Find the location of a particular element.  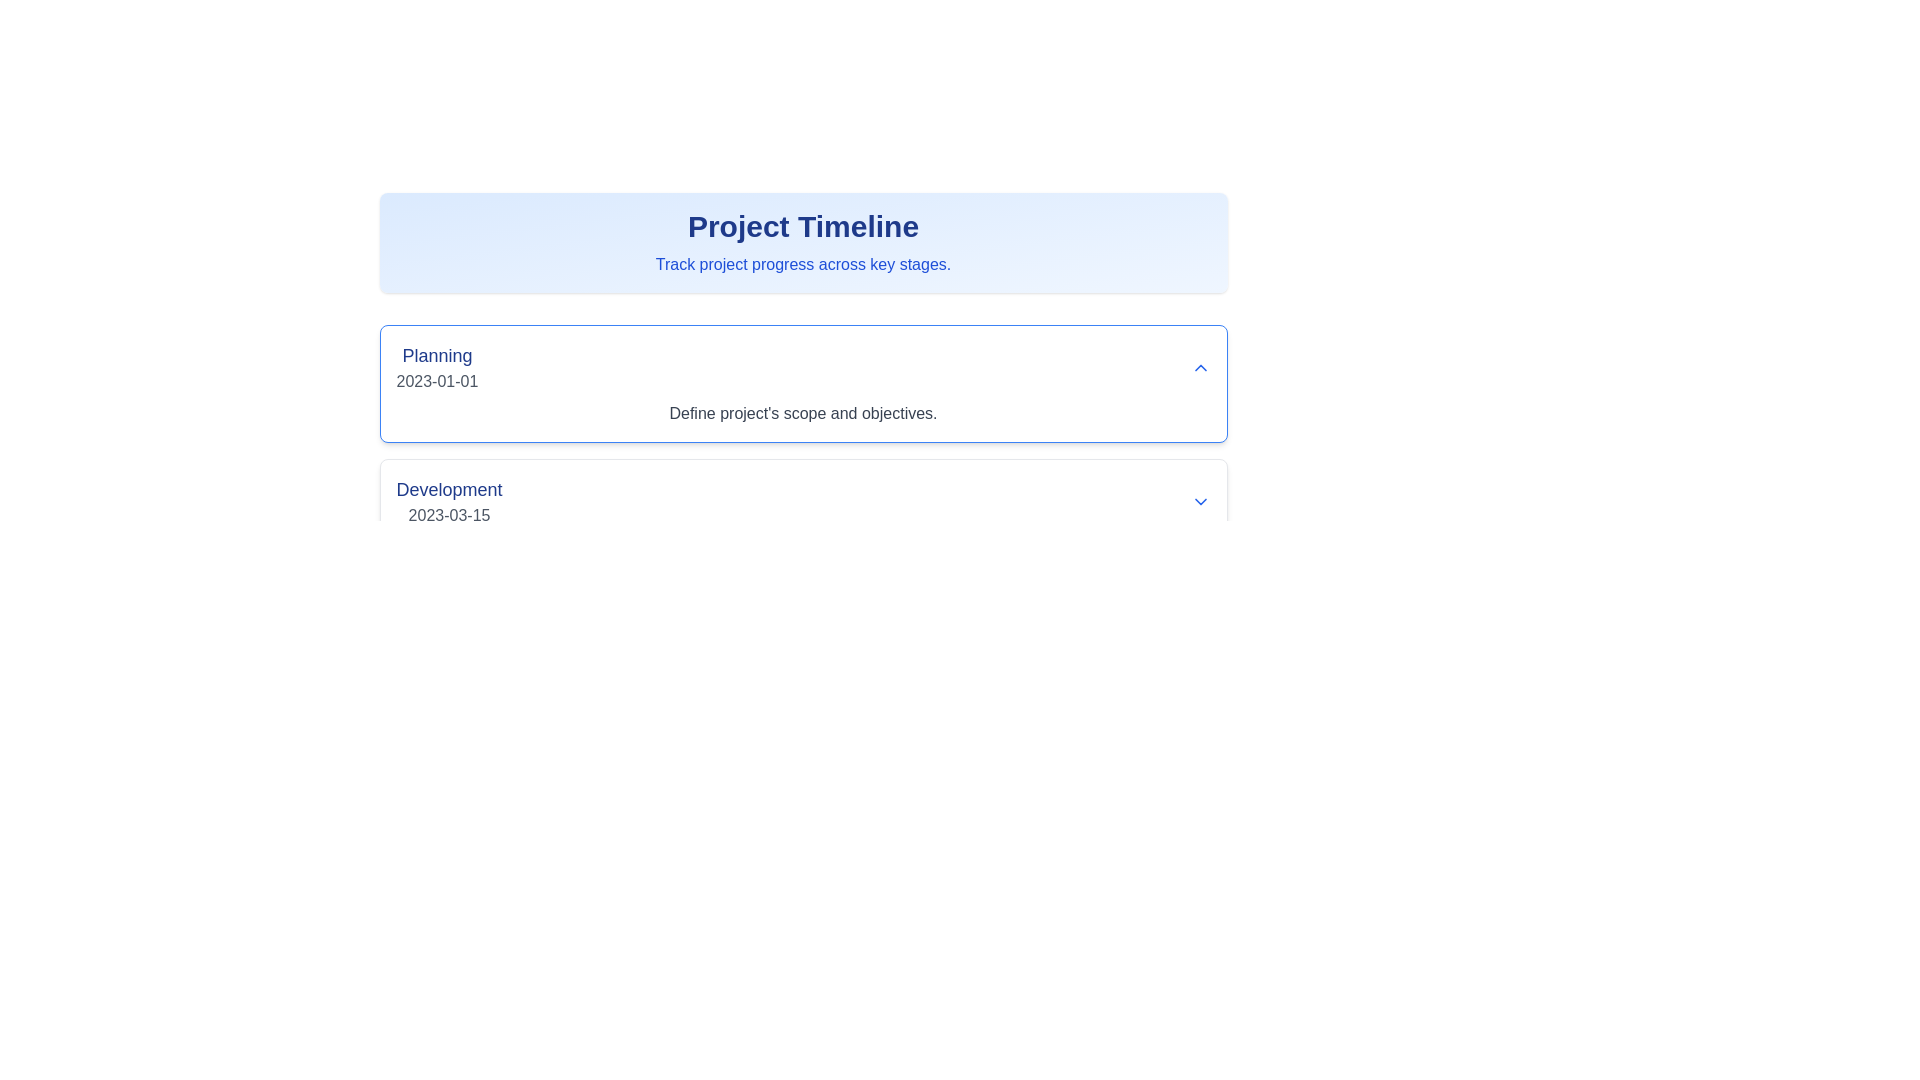

the project planning header text display, which summarizes the planning phase timeframe and is located in the upper left part of the 'Project Timeline' section is located at coordinates (436, 367).